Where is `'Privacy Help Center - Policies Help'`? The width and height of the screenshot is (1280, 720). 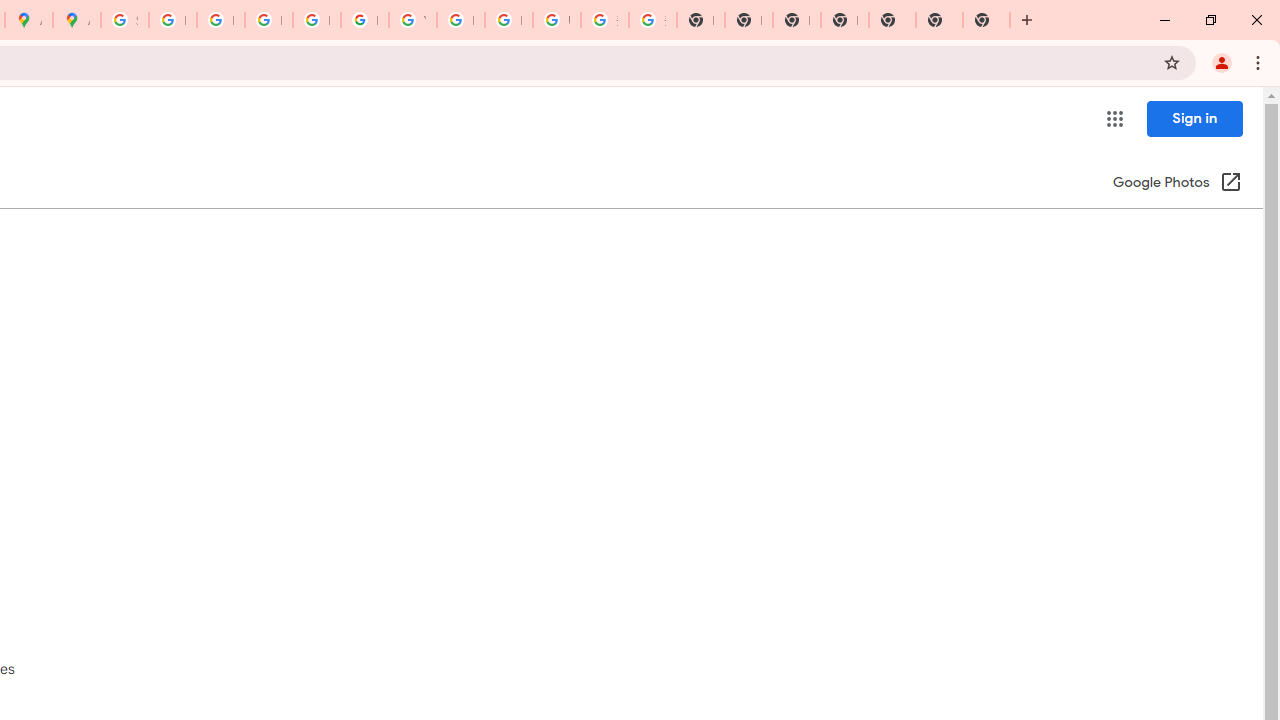 'Privacy Help Center - Policies Help' is located at coordinates (267, 20).